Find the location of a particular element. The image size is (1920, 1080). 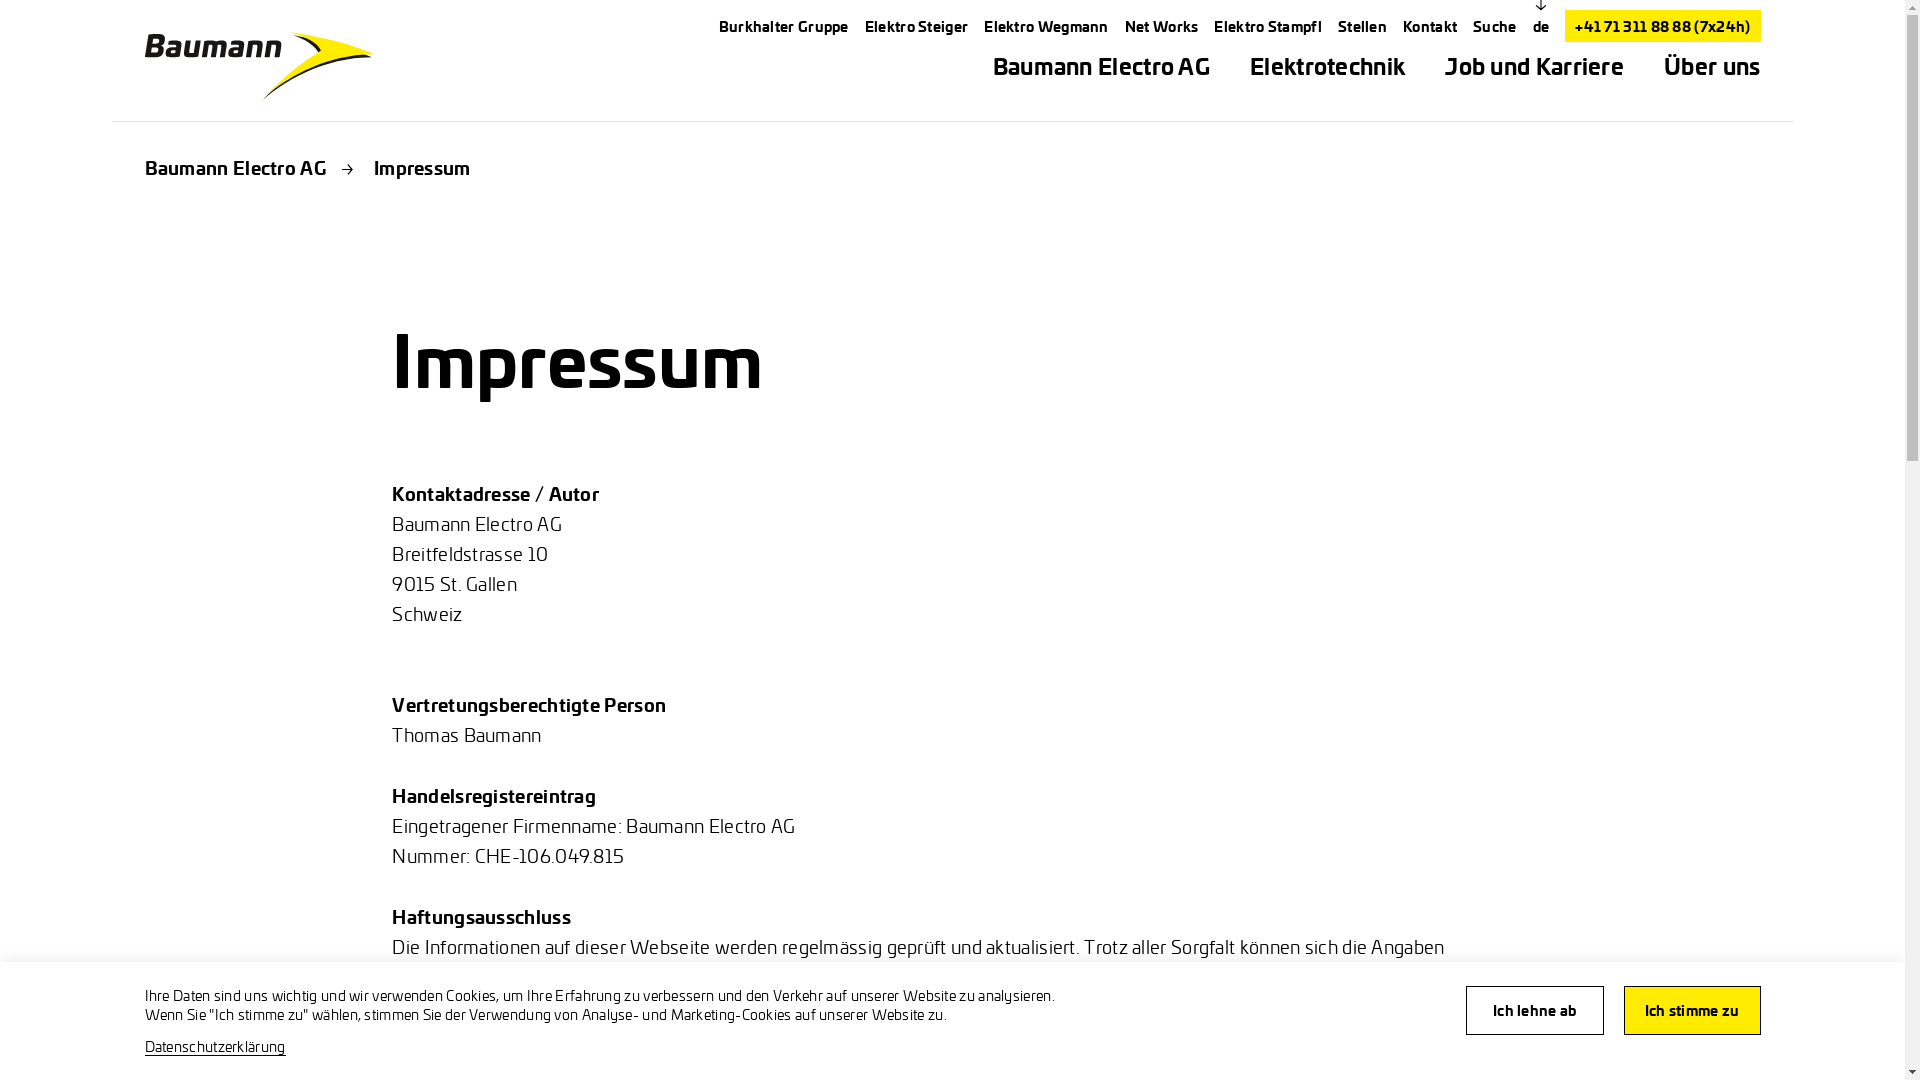

'Job und Karriere' is located at coordinates (1533, 64).